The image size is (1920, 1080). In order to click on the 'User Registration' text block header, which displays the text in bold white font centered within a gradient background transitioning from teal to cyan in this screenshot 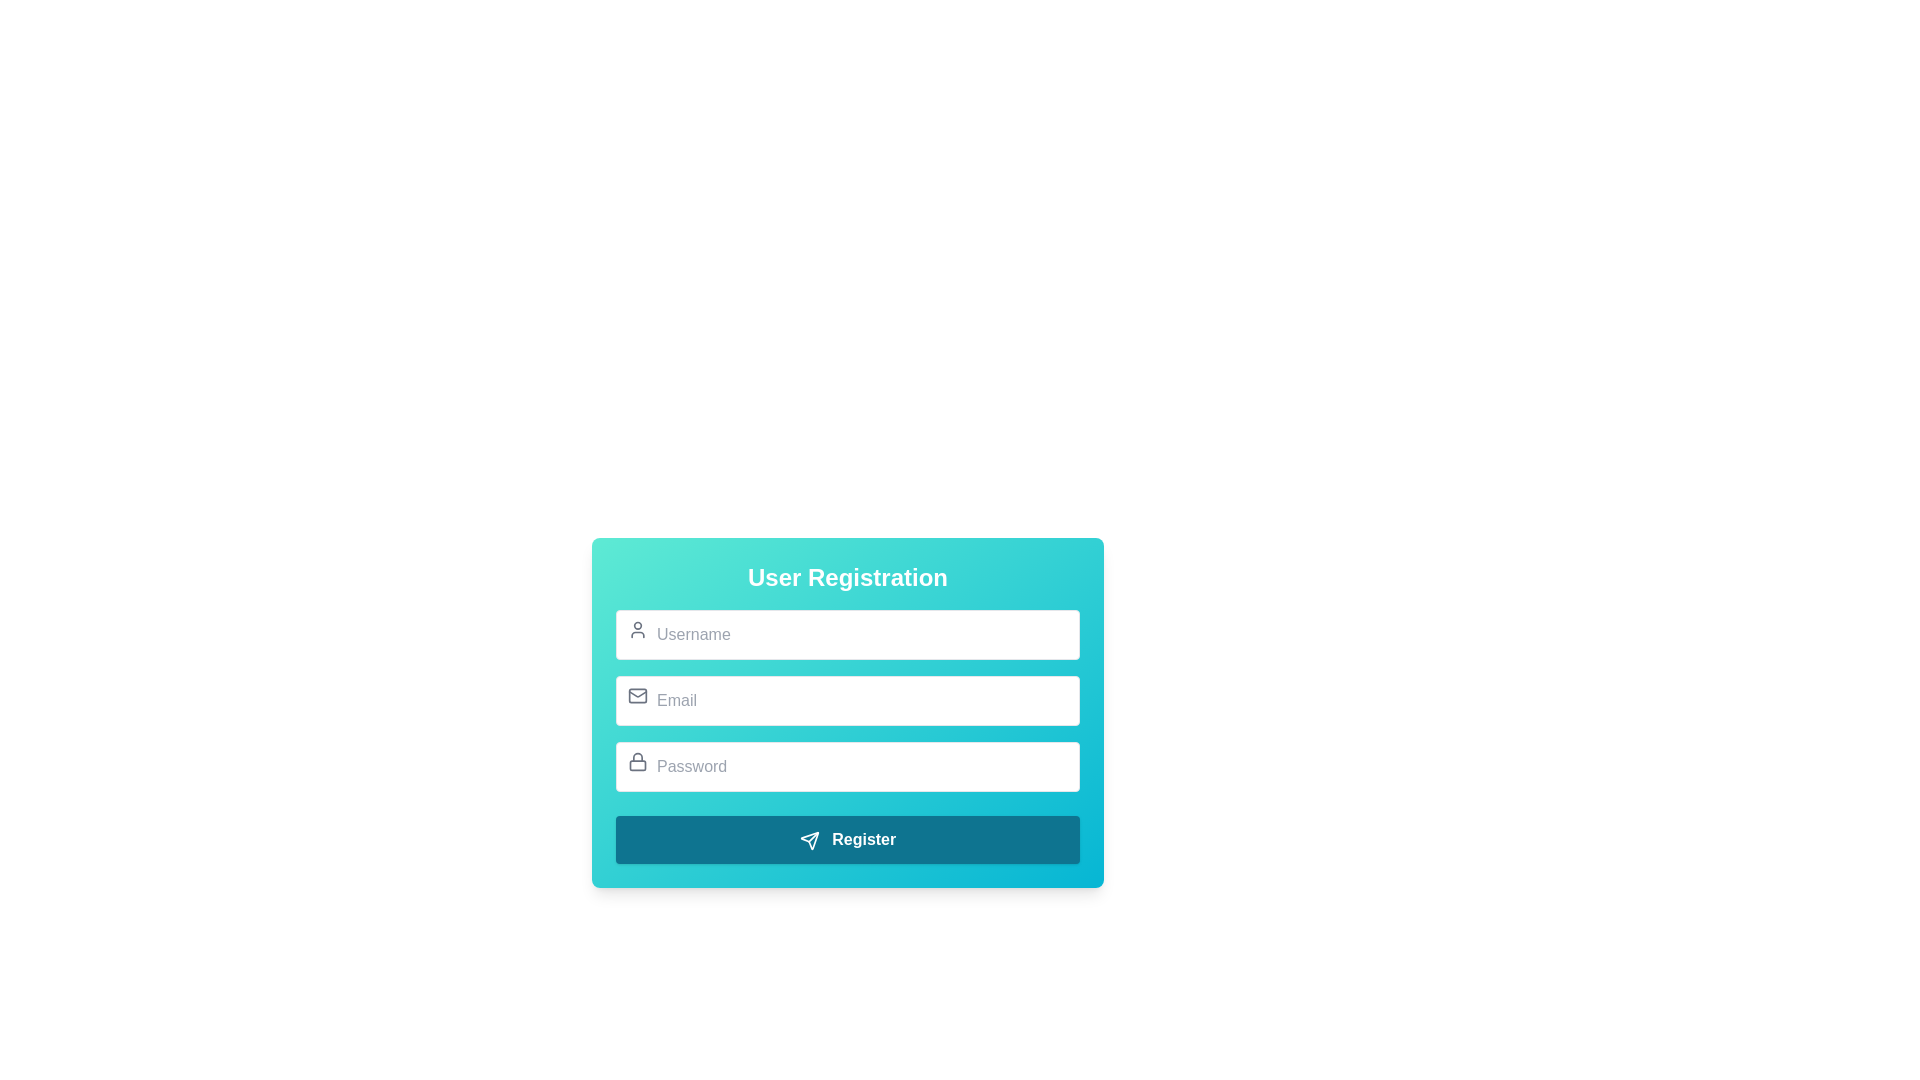, I will do `click(848, 578)`.